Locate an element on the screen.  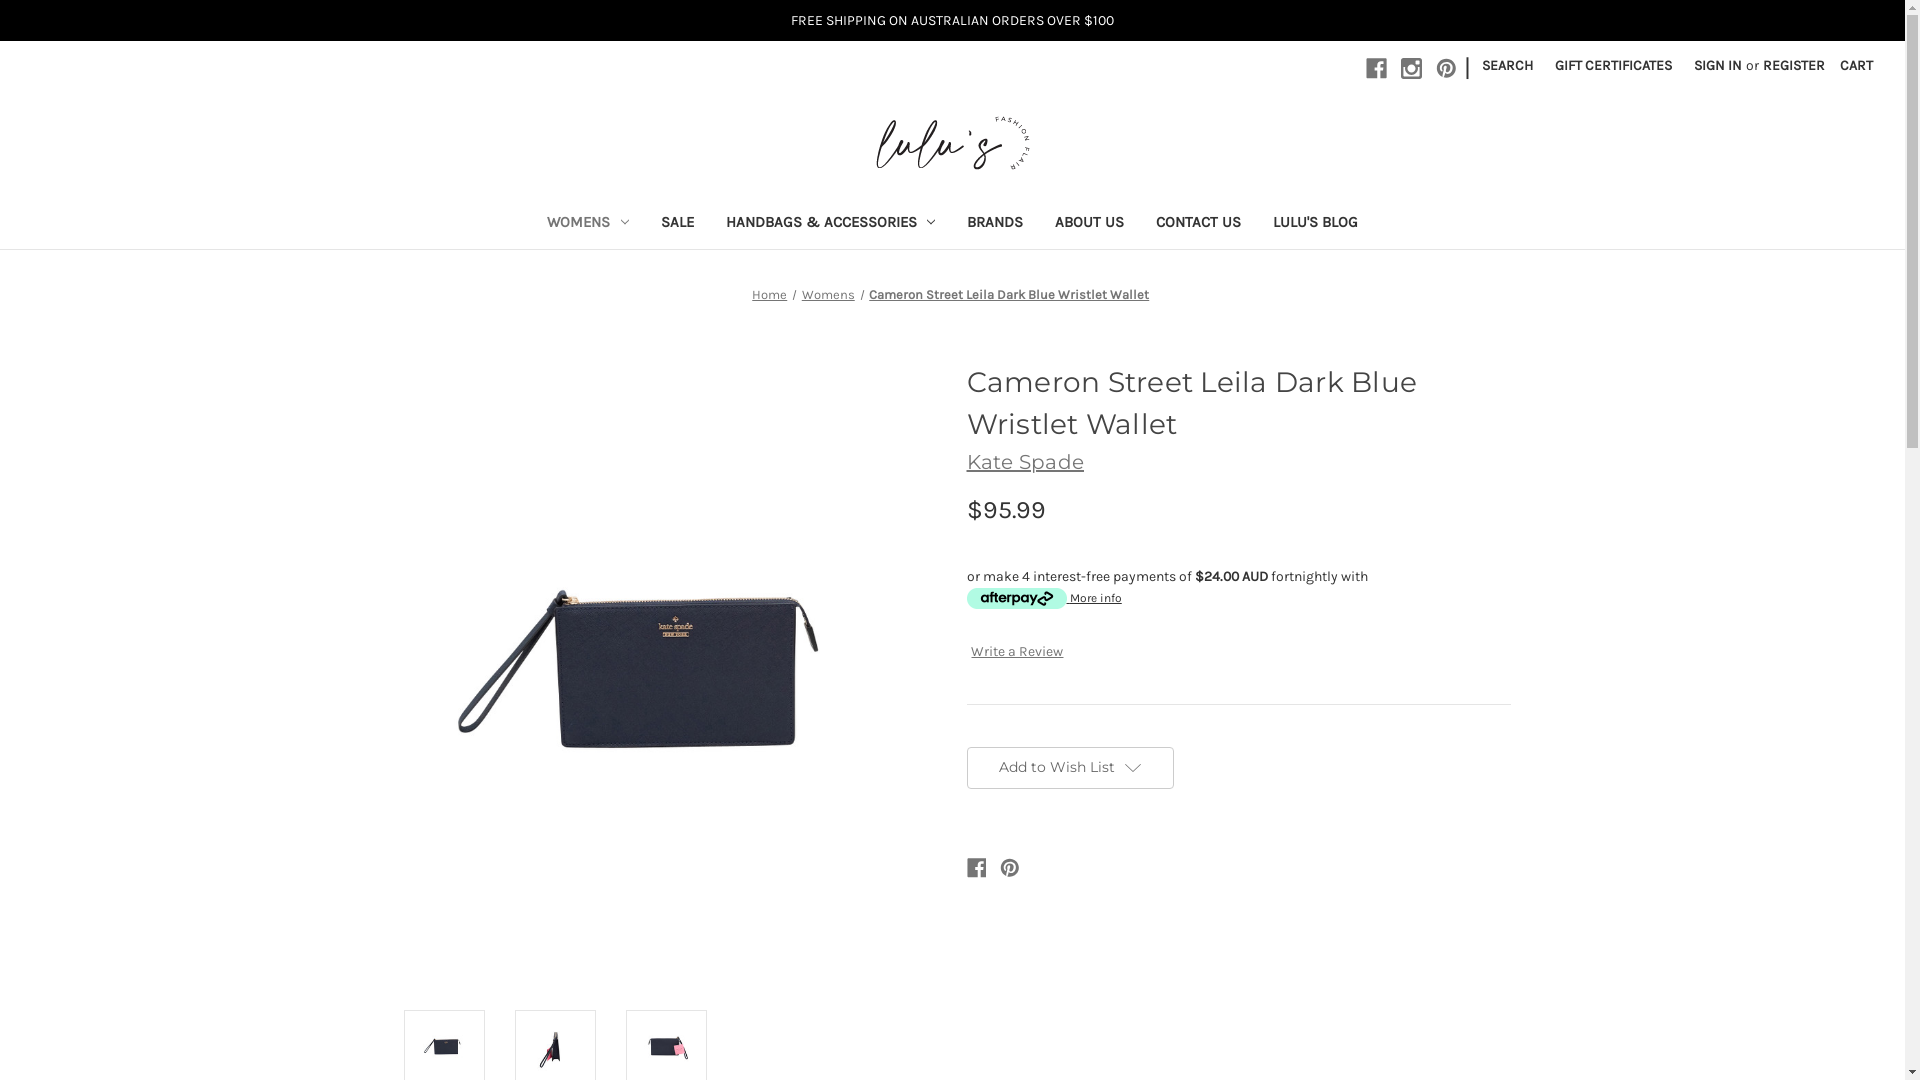
'REGISTER' is located at coordinates (1794, 64).